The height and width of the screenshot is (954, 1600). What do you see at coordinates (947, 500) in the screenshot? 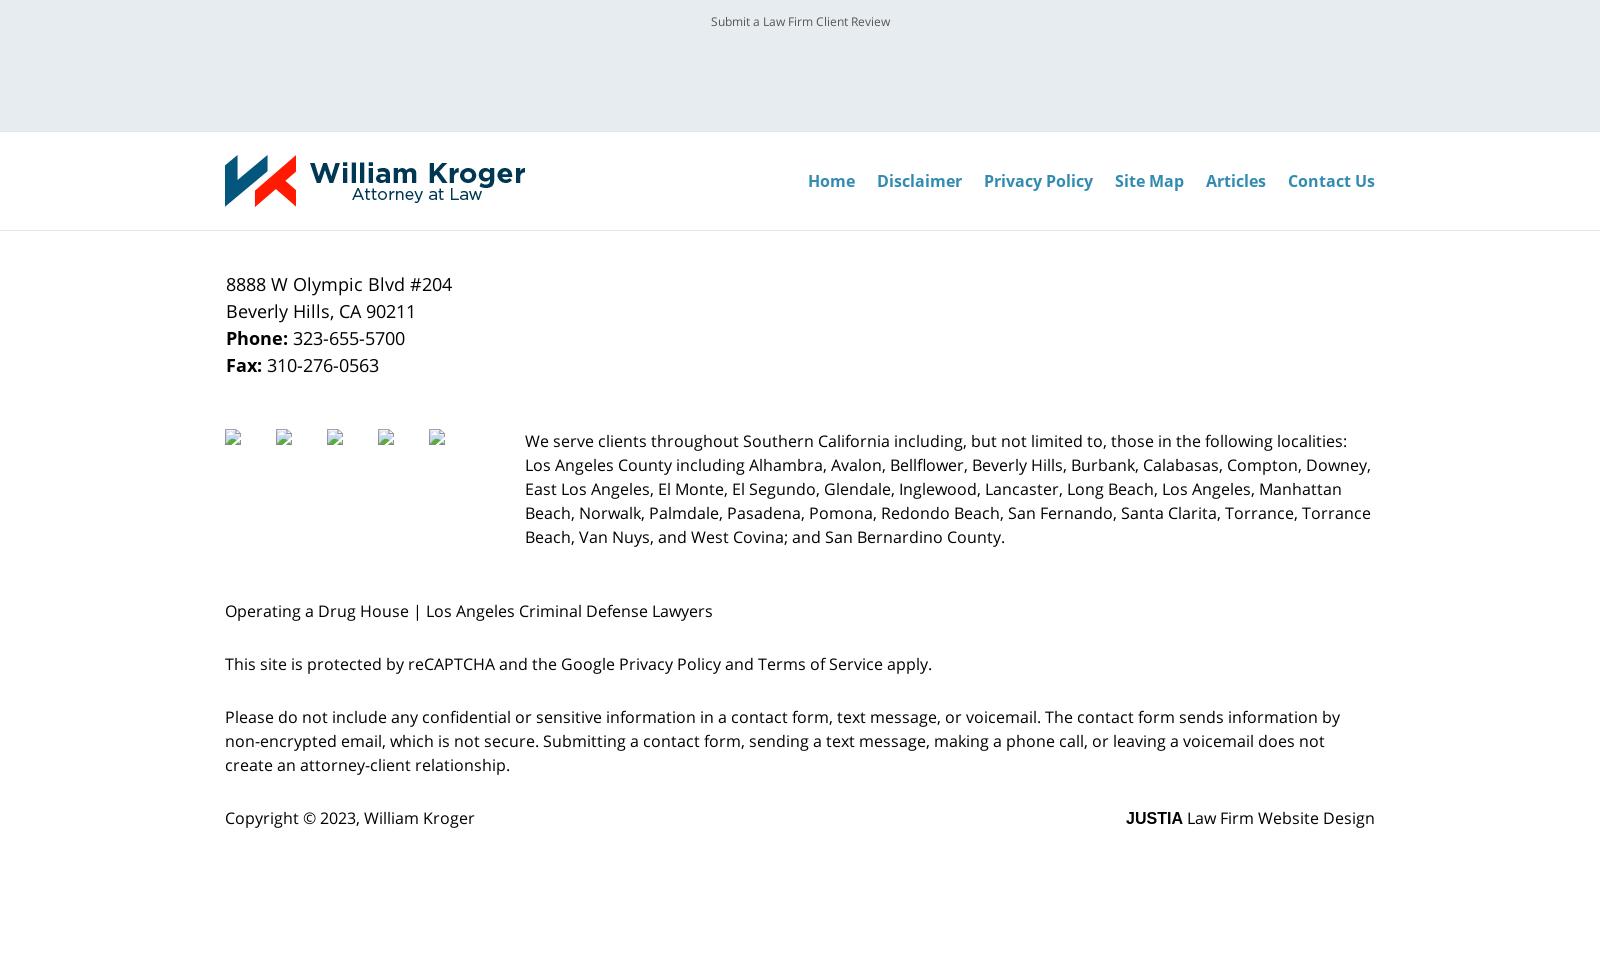
I see `'Los Angeles County including Alhambra, Avalon, Bellflower, Beverly Hills, Burbank, Calabasas, Compton, Downey, East Los Angeles, El Monte, El Segundo, Glendale, Inglewood, Lancaster, Long Beach, Los Angeles, Manhattan Beach, Norwalk, Palmdale, Pasadena, Pomona, Redondo Beach, San Fernando, Santa Clarita, Torrance, Torrance Beach, Van Nuys, and West Covina; and San Bernardino County.'` at bounding box center [947, 500].